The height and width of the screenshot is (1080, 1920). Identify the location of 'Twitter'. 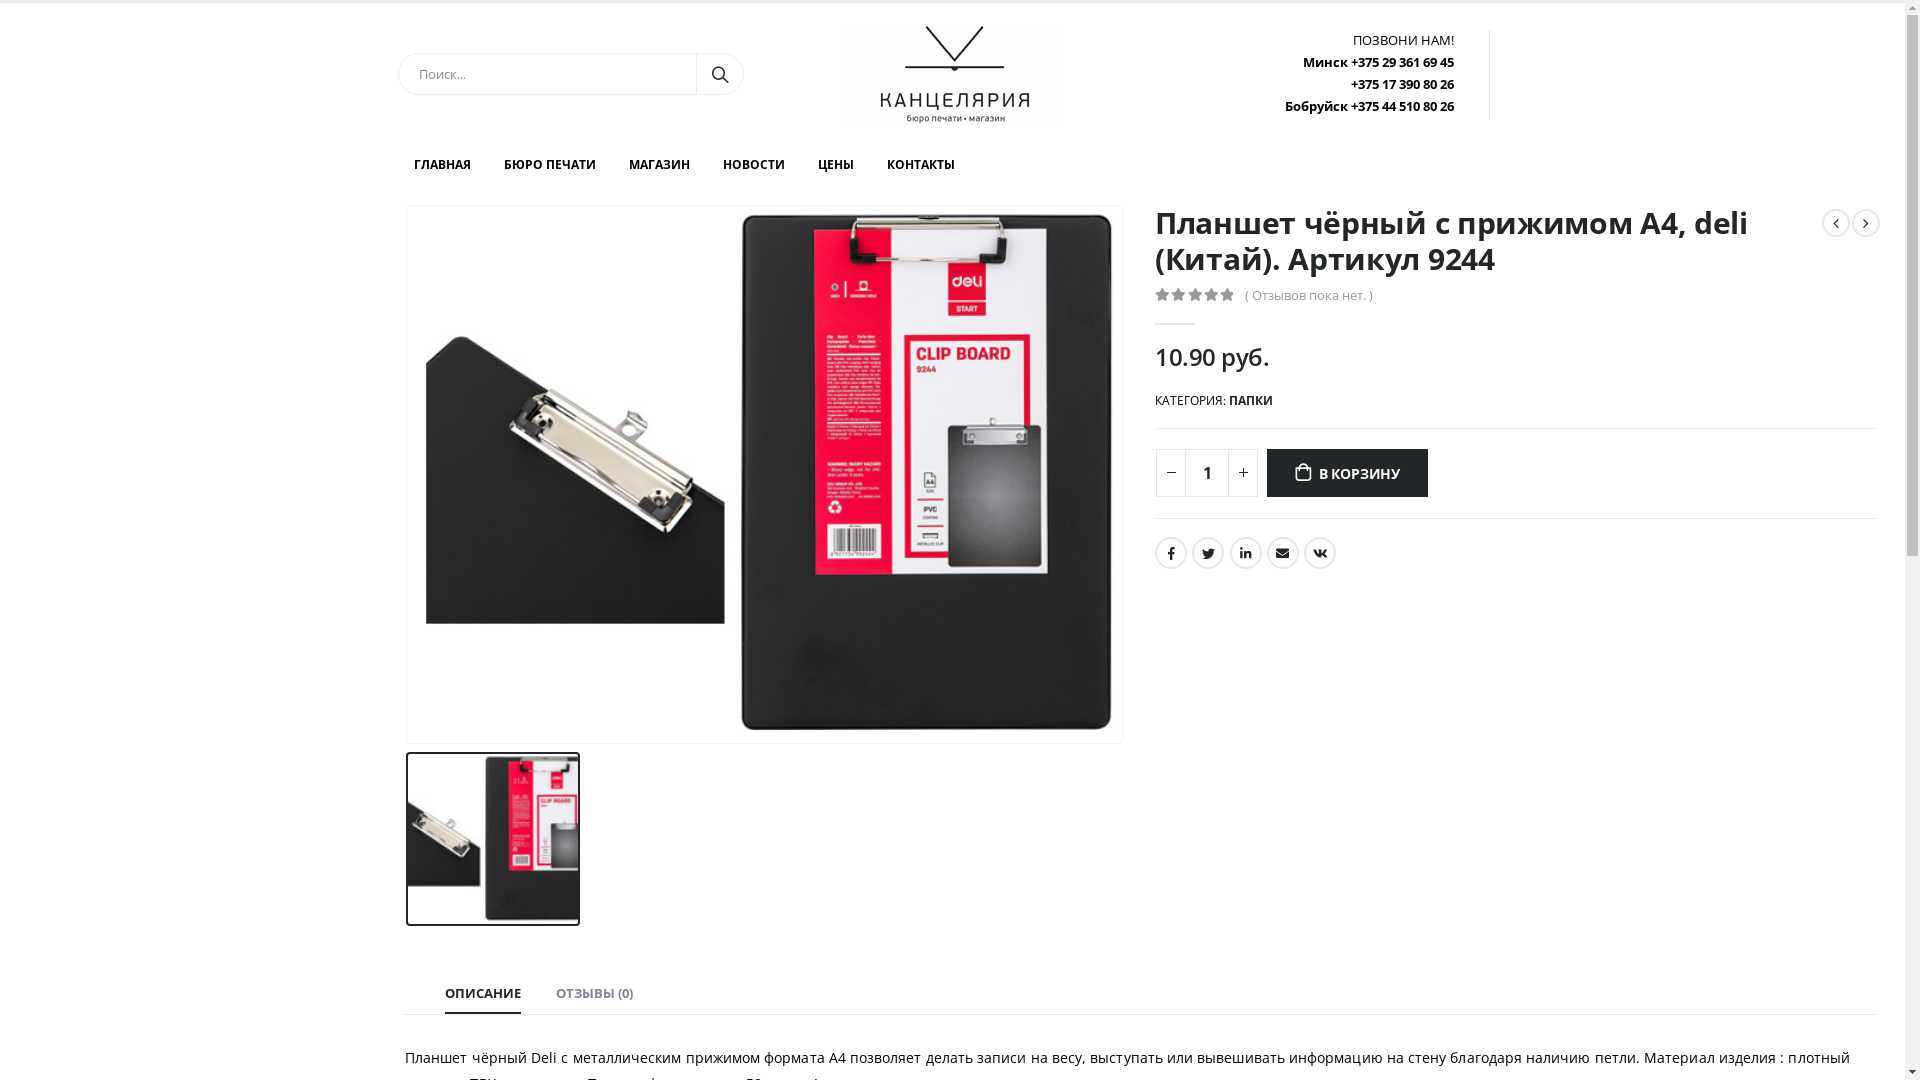
(1191, 552).